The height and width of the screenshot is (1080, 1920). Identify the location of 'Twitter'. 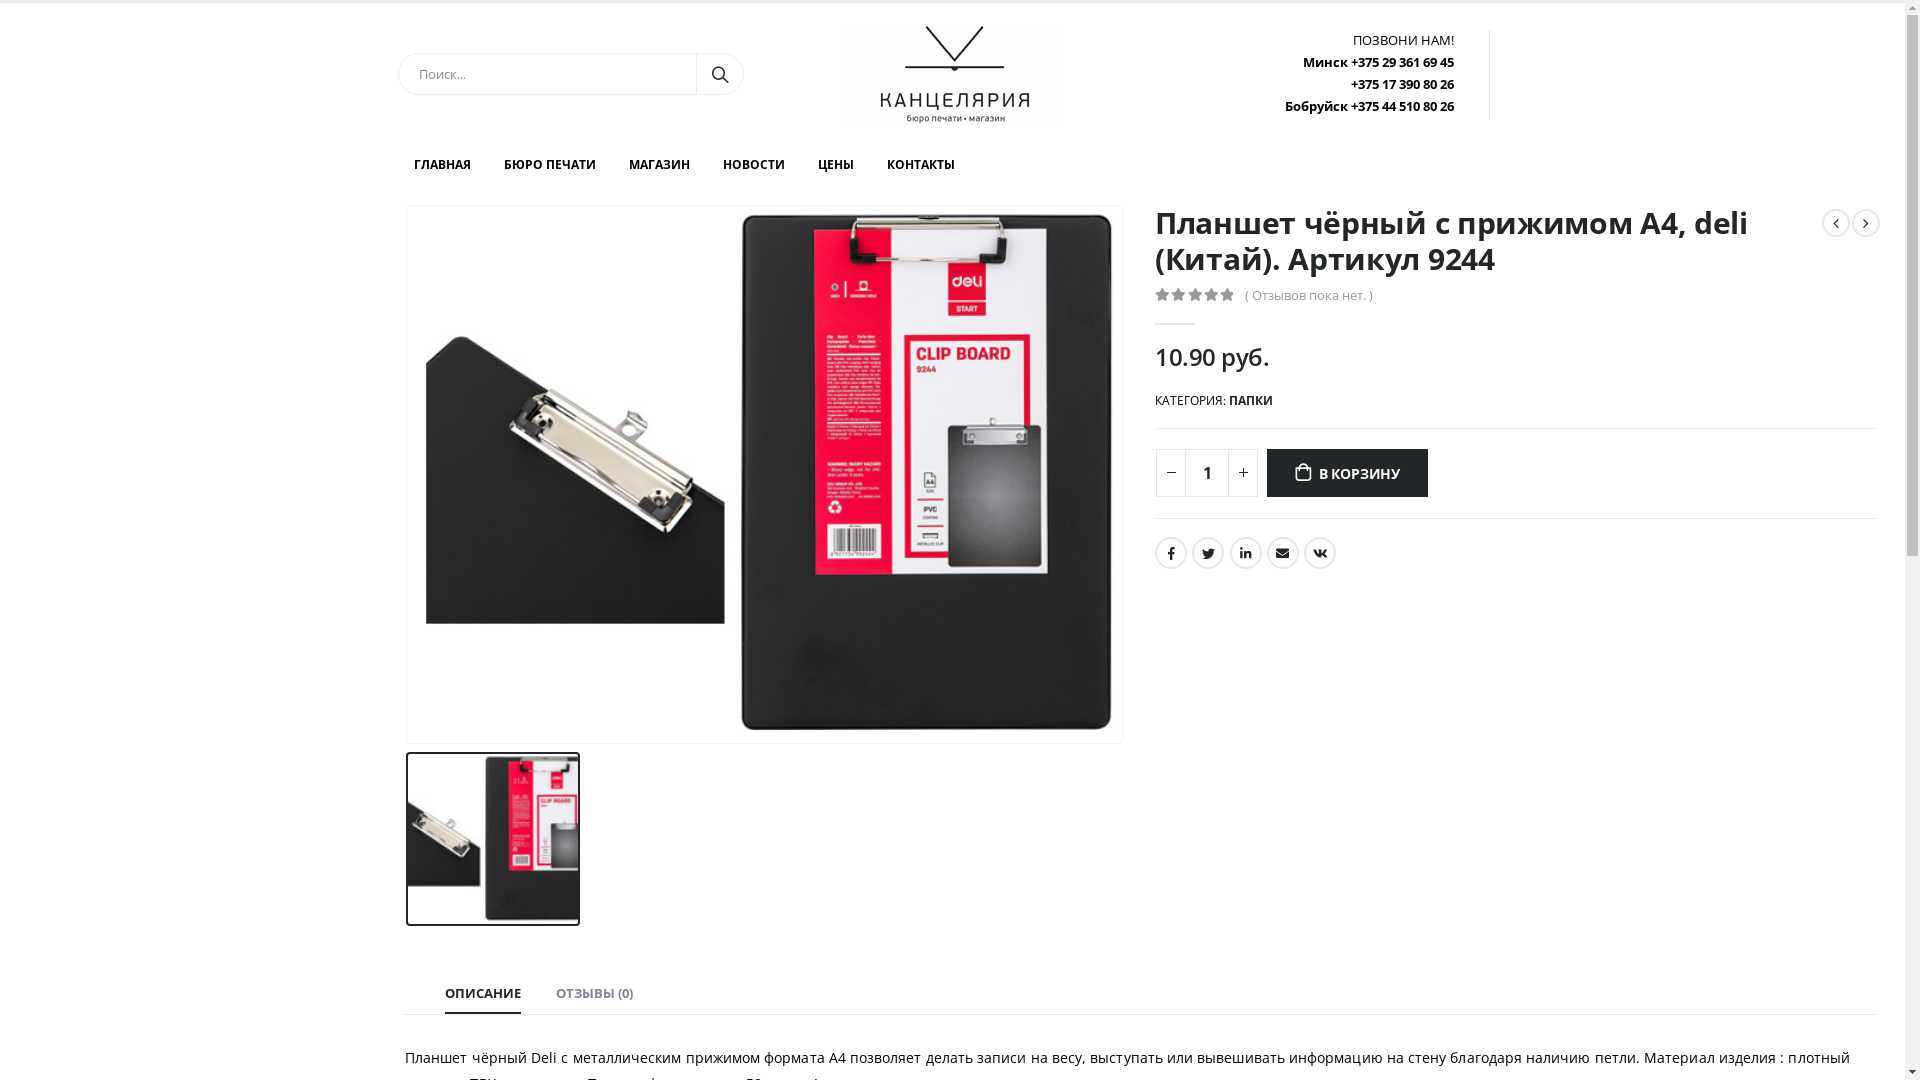
(1191, 552).